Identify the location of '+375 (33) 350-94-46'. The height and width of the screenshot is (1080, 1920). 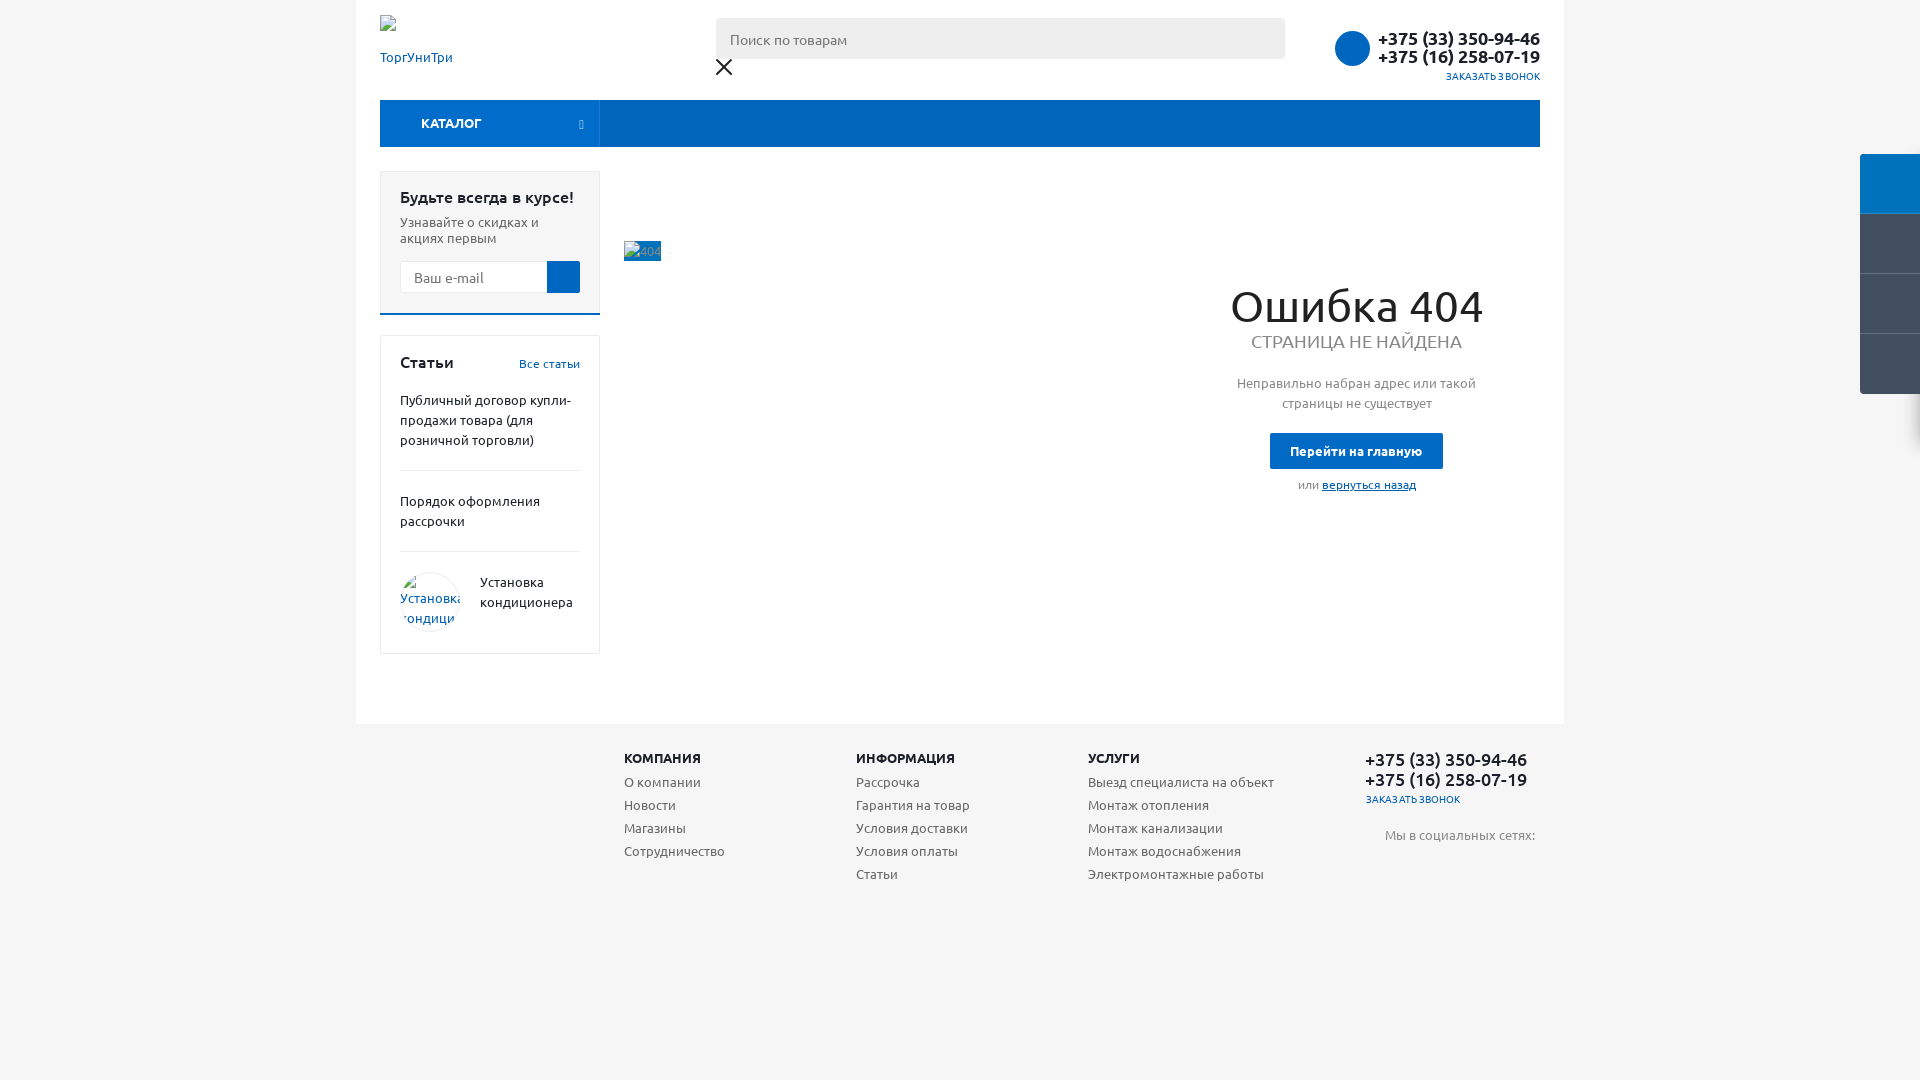
(1376, 38).